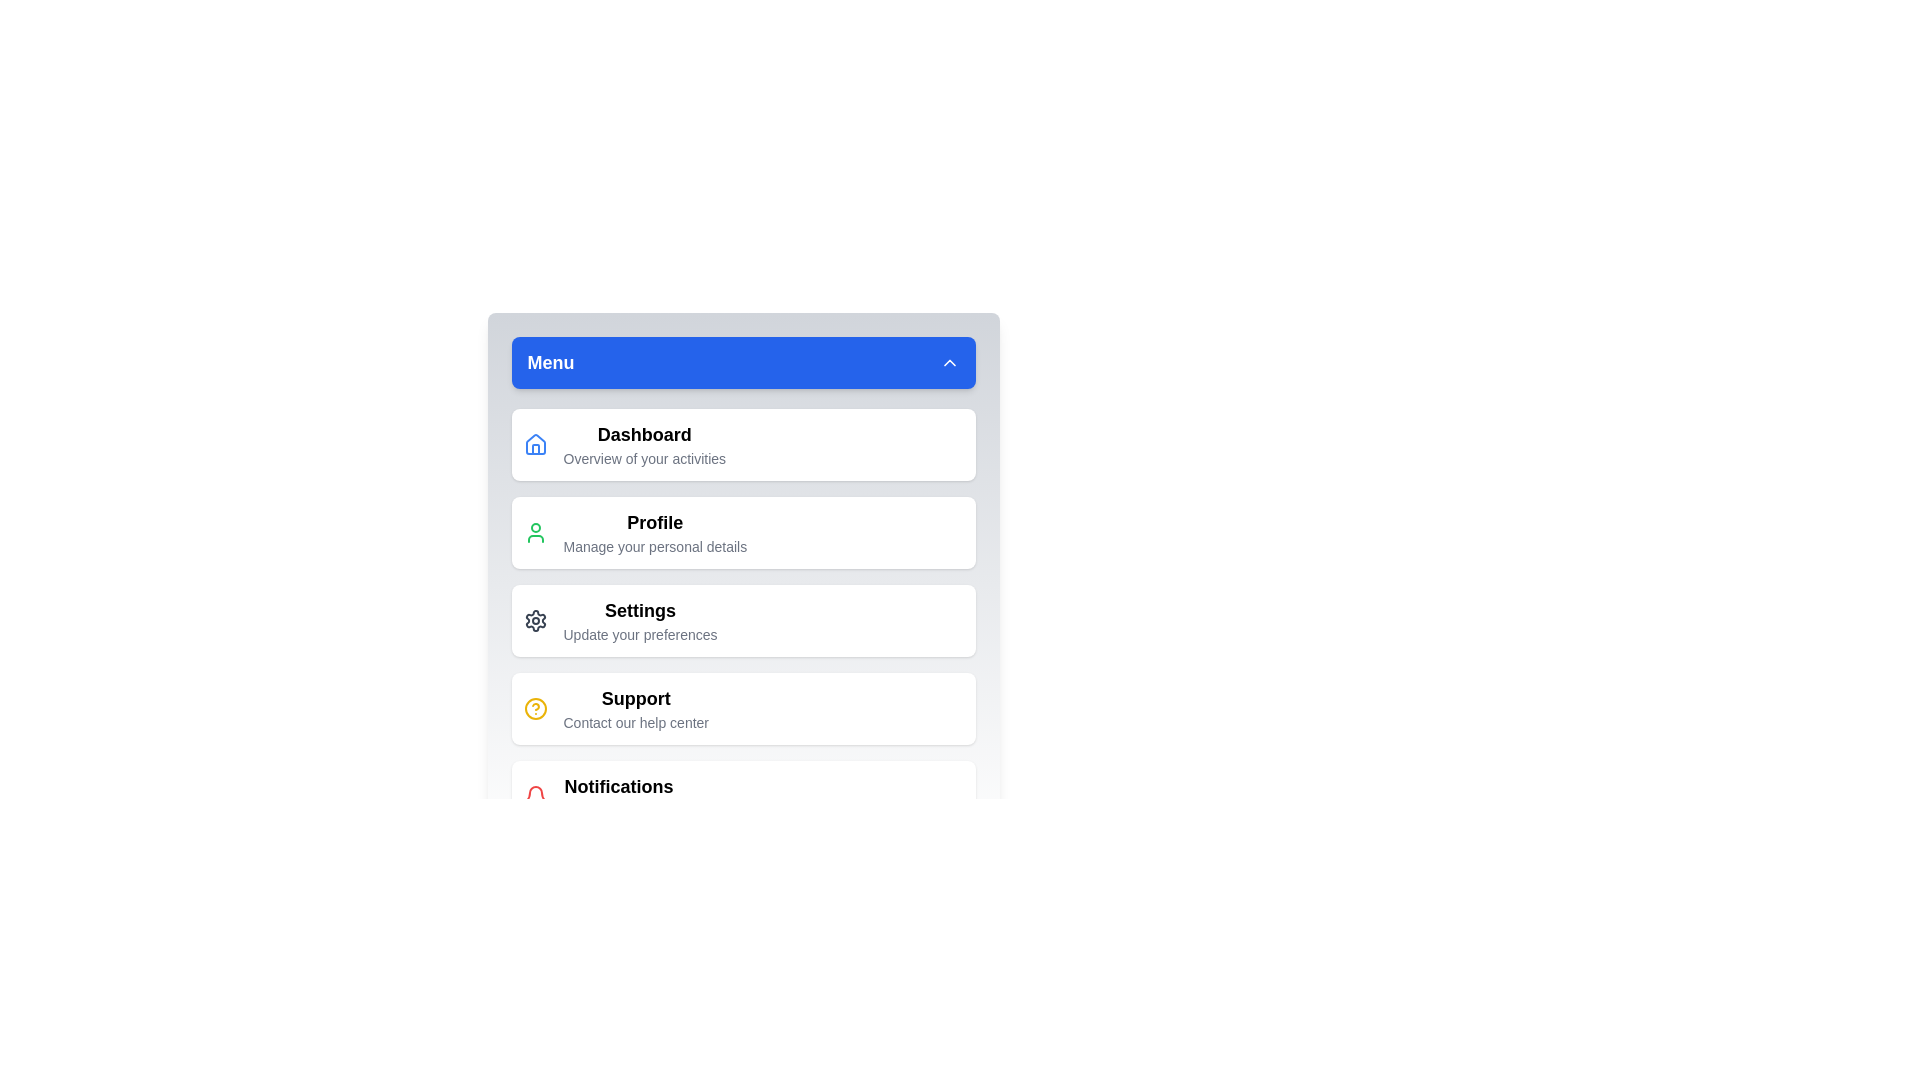 The image size is (1920, 1080). What do you see at coordinates (742, 796) in the screenshot?
I see `the Notifications button, which features a red bell icon and has two lines of text: 'Notifications' and 'View recent alerts'. It is the fifth item in a vertical list of options within a menu, located below 'Support'` at bounding box center [742, 796].